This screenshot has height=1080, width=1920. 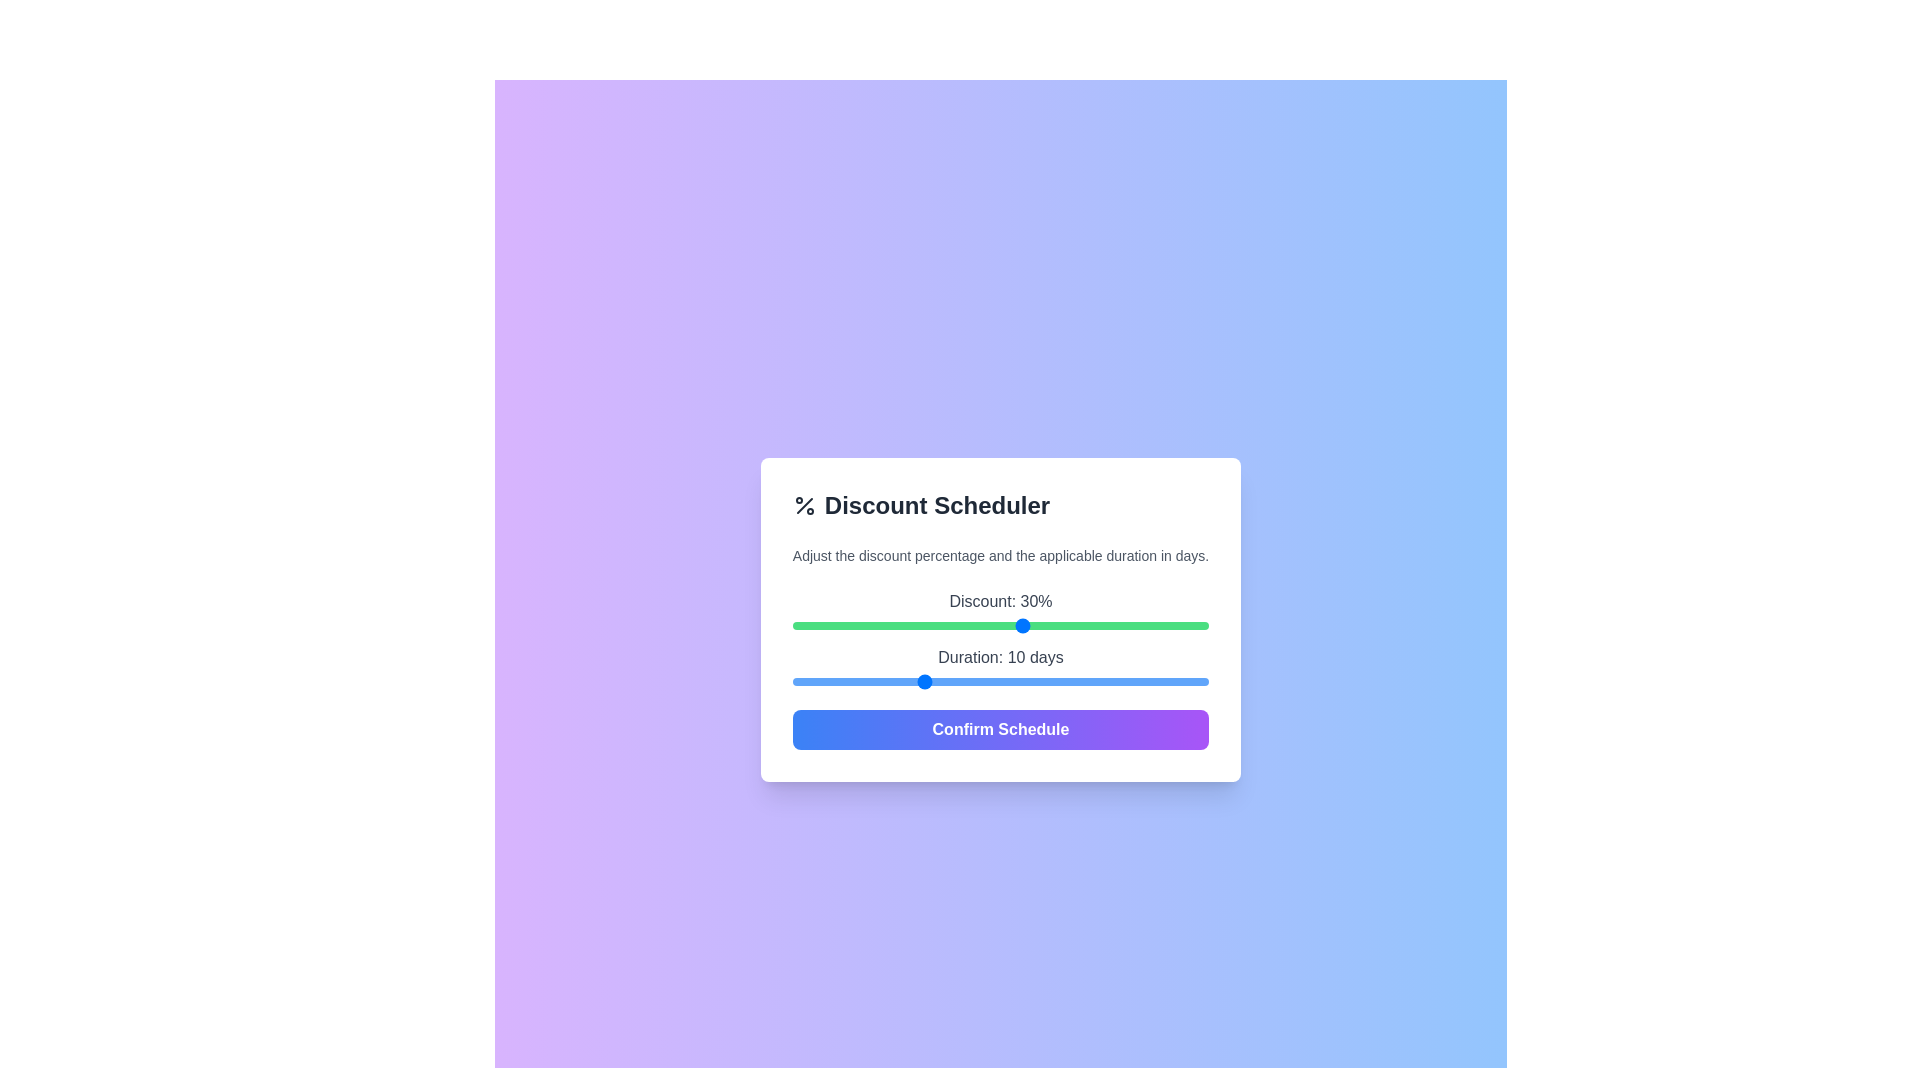 I want to click on the discount slider to 31%, so click(x=1033, y=624).